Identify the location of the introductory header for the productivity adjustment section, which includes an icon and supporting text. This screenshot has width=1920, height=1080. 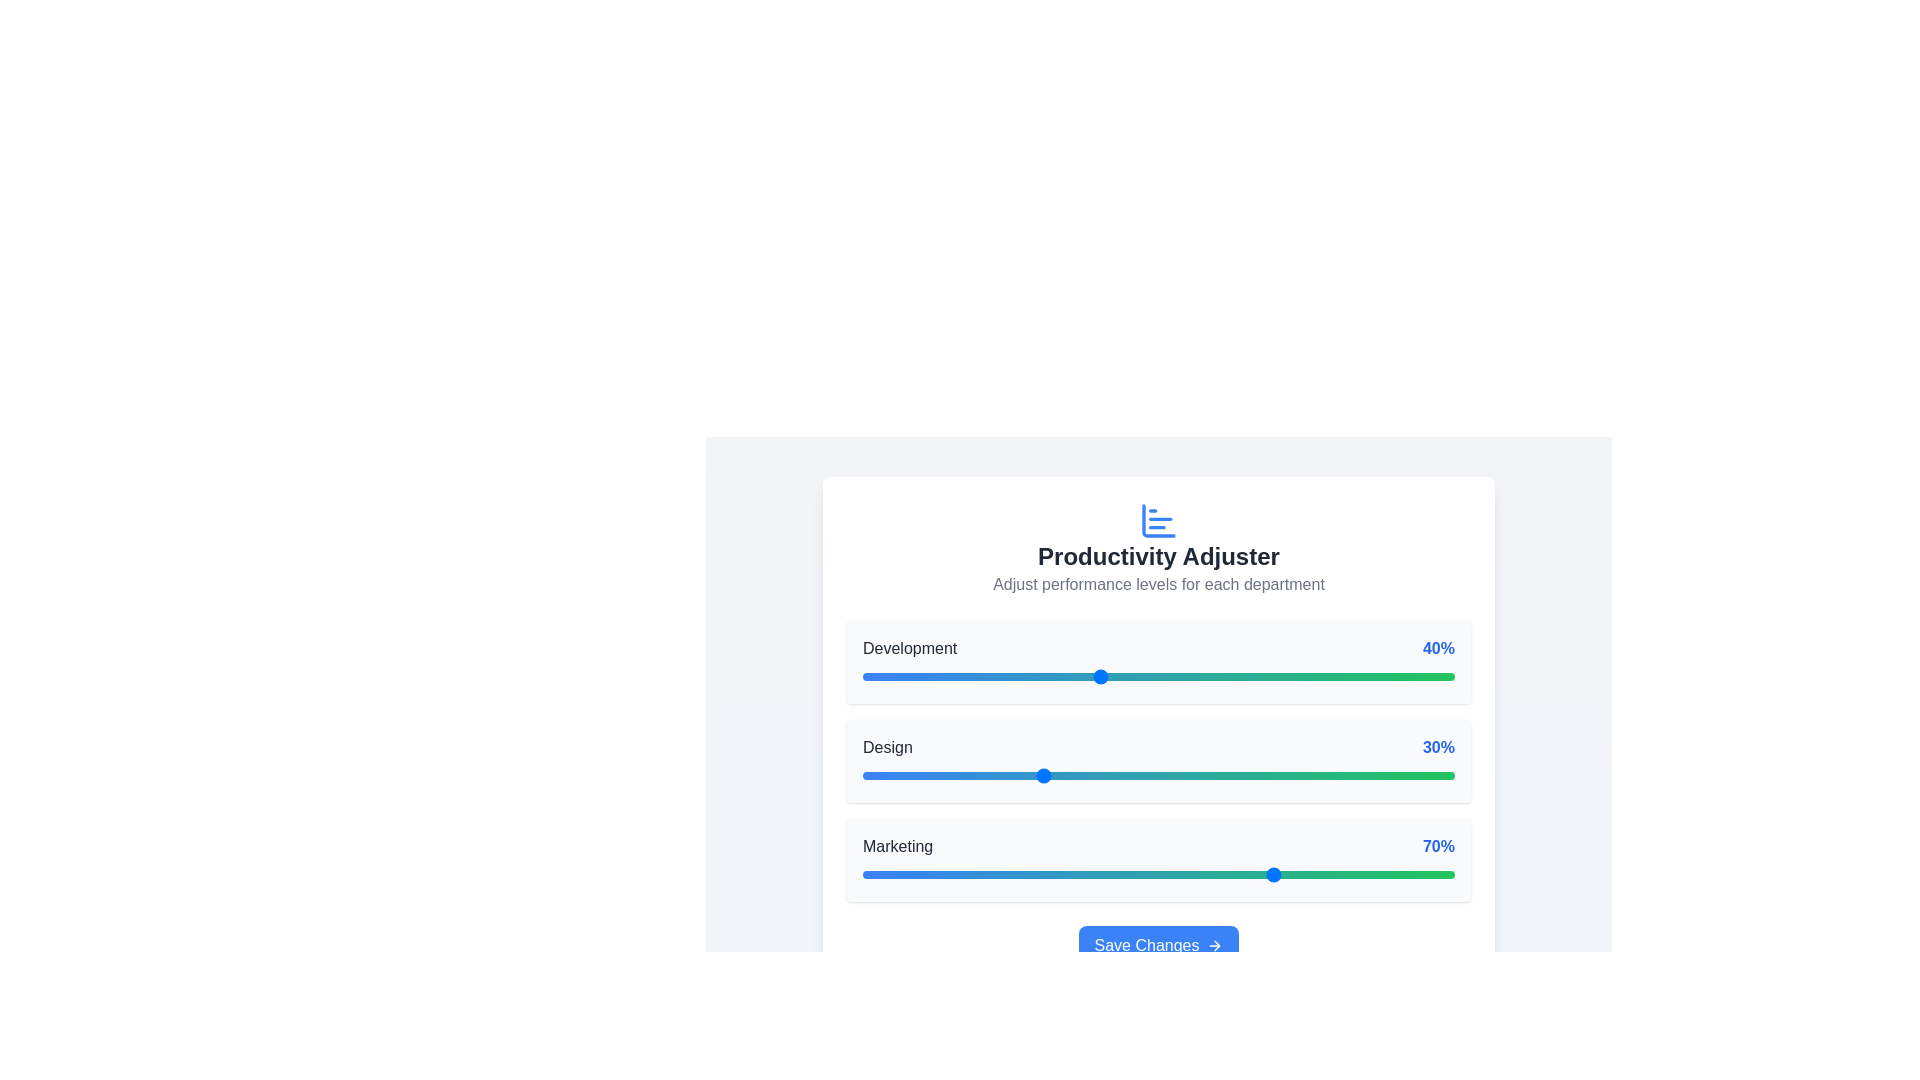
(1158, 548).